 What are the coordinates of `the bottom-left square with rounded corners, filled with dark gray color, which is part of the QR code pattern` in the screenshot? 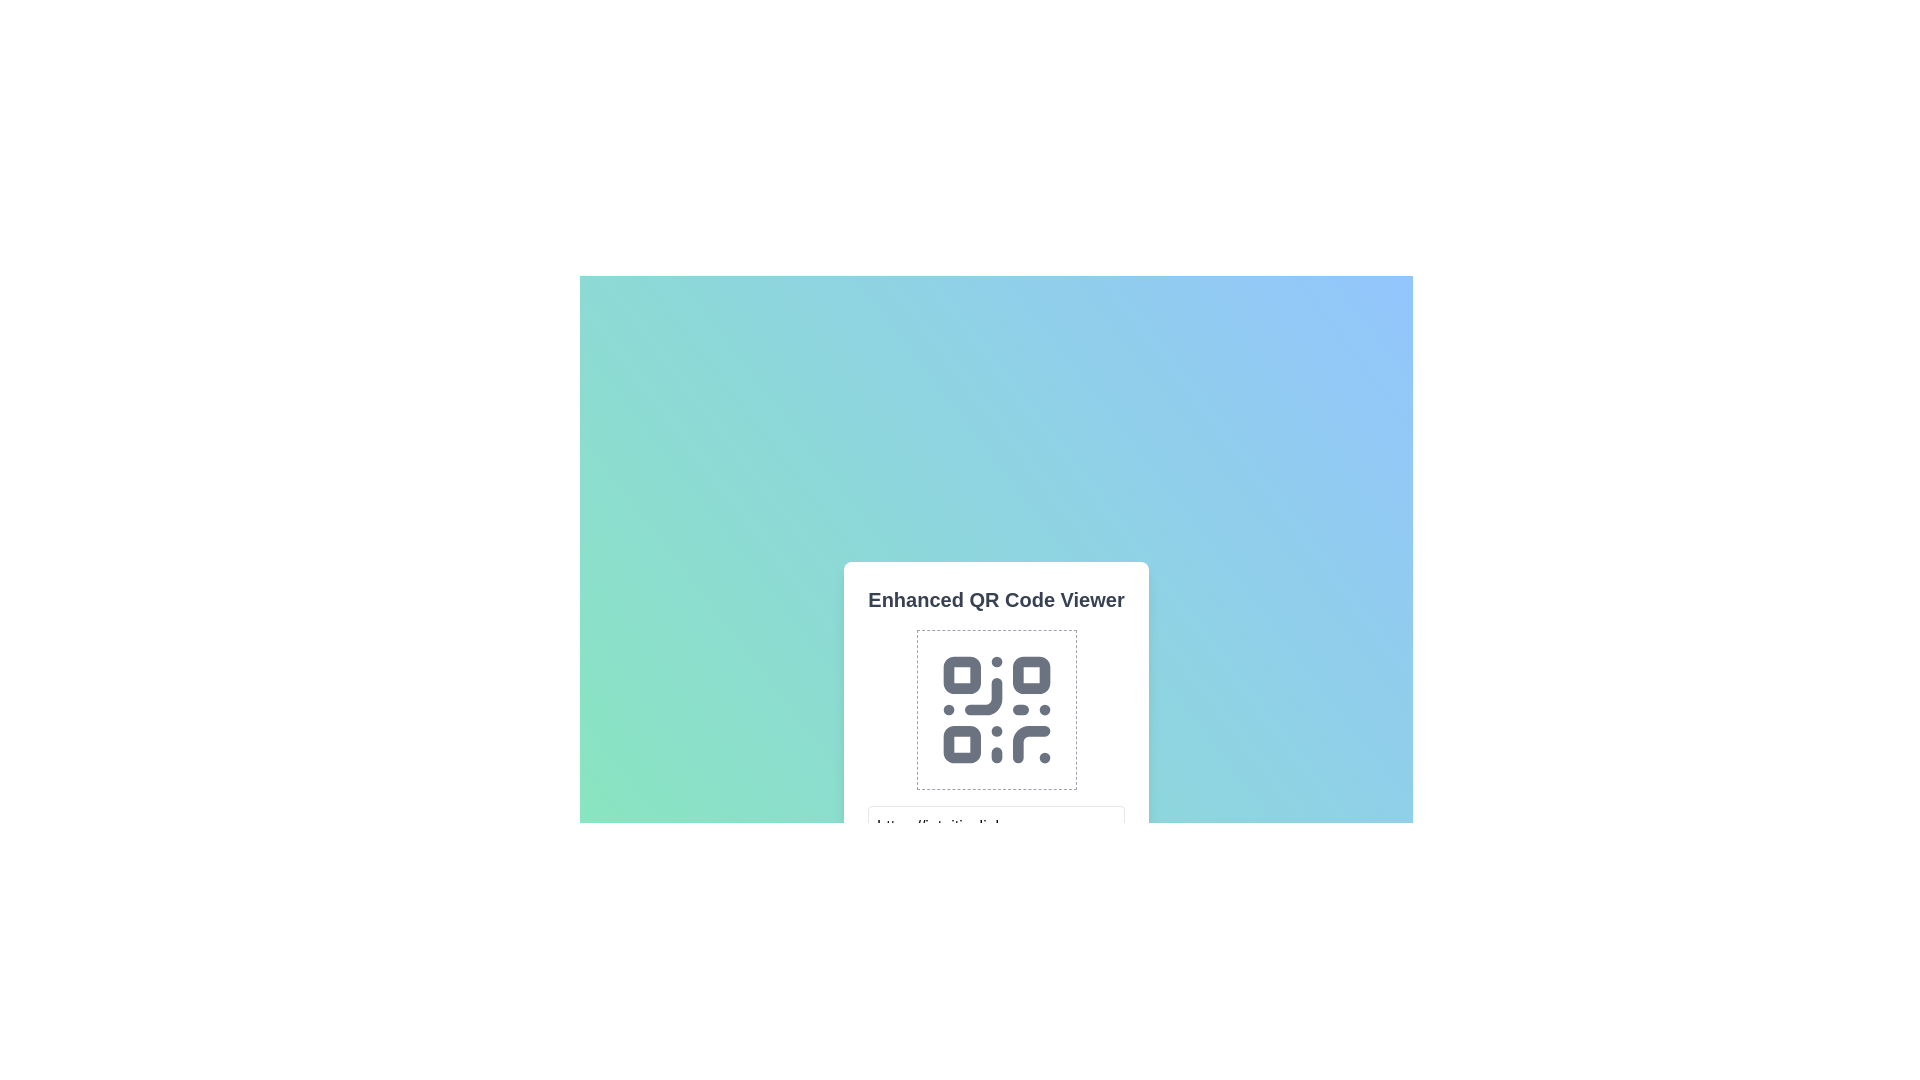 It's located at (961, 744).